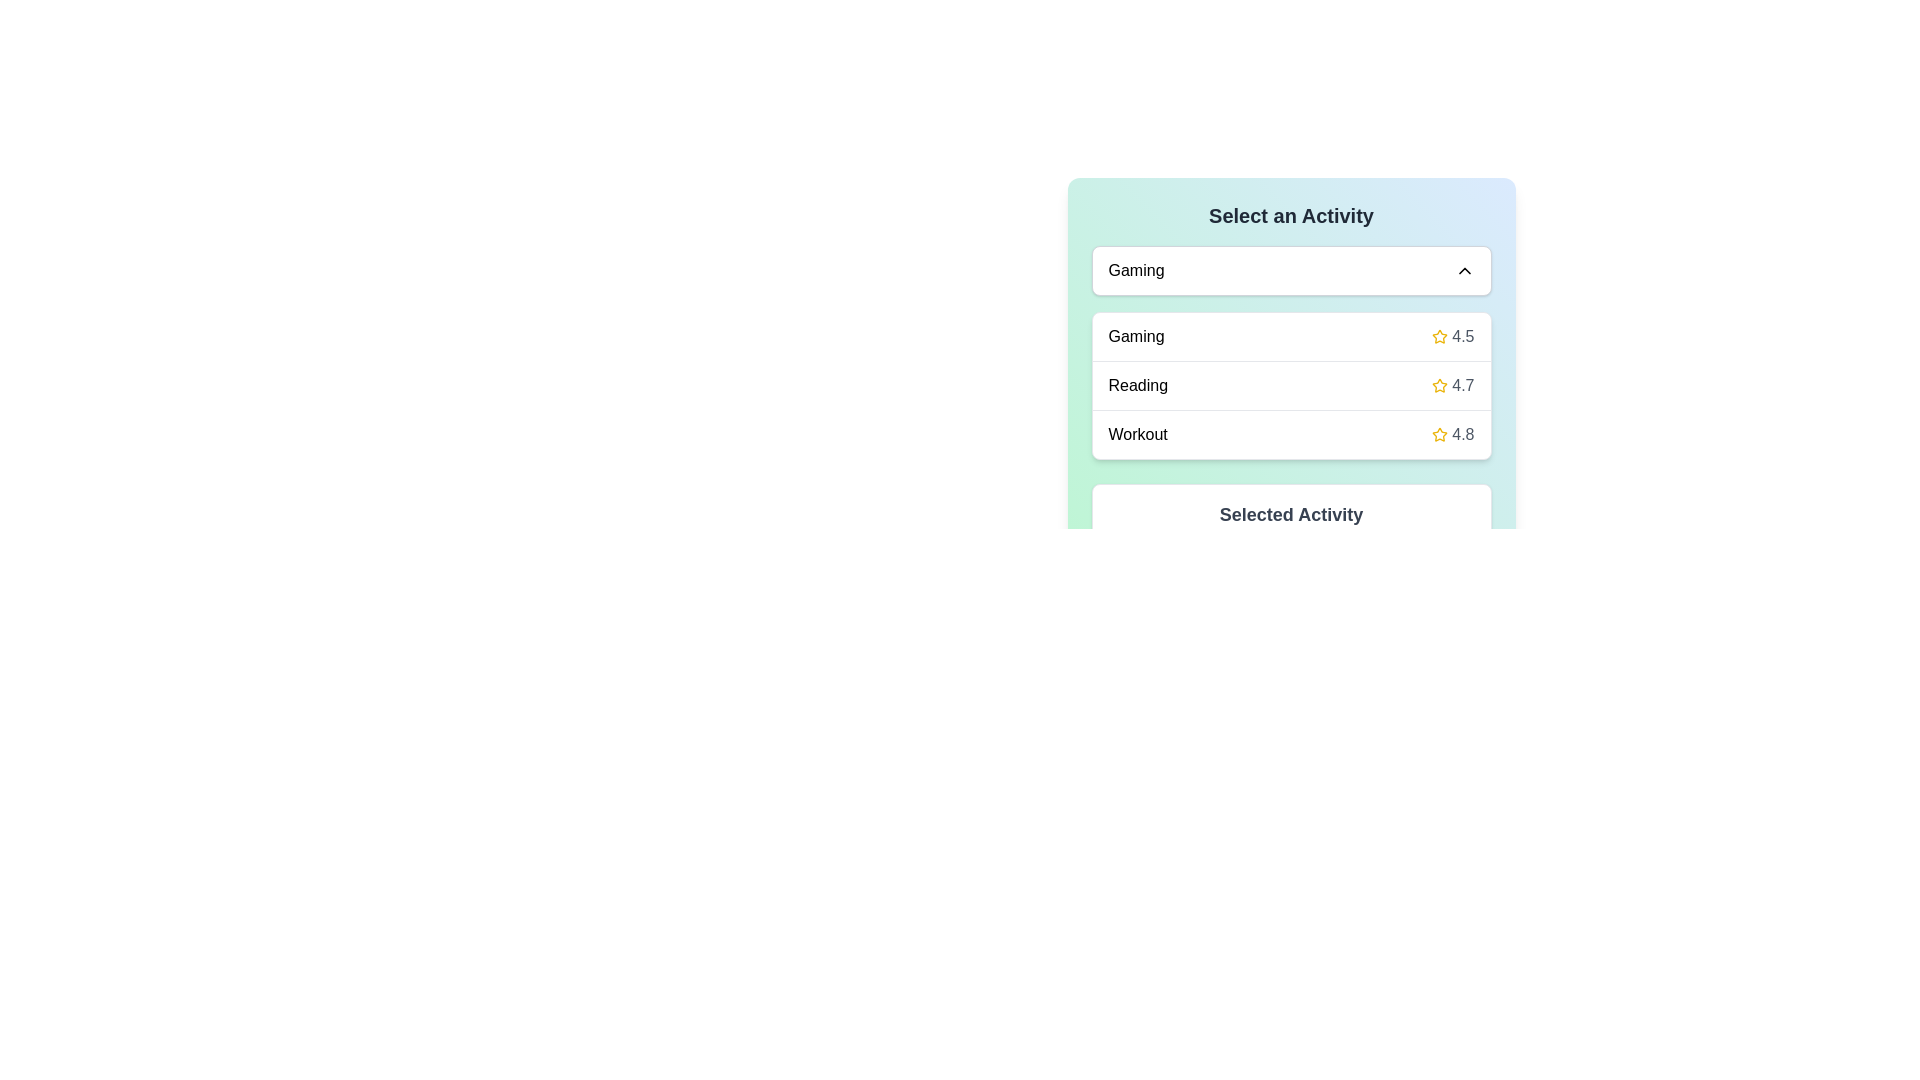 Image resolution: width=1920 pixels, height=1080 pixels. I want to click on the static text label displaying 'Reading' in the dropdown menu titled 'Select an Activity', which is positioned between 'Gaming' and 'Workout', so click(1138, 385).